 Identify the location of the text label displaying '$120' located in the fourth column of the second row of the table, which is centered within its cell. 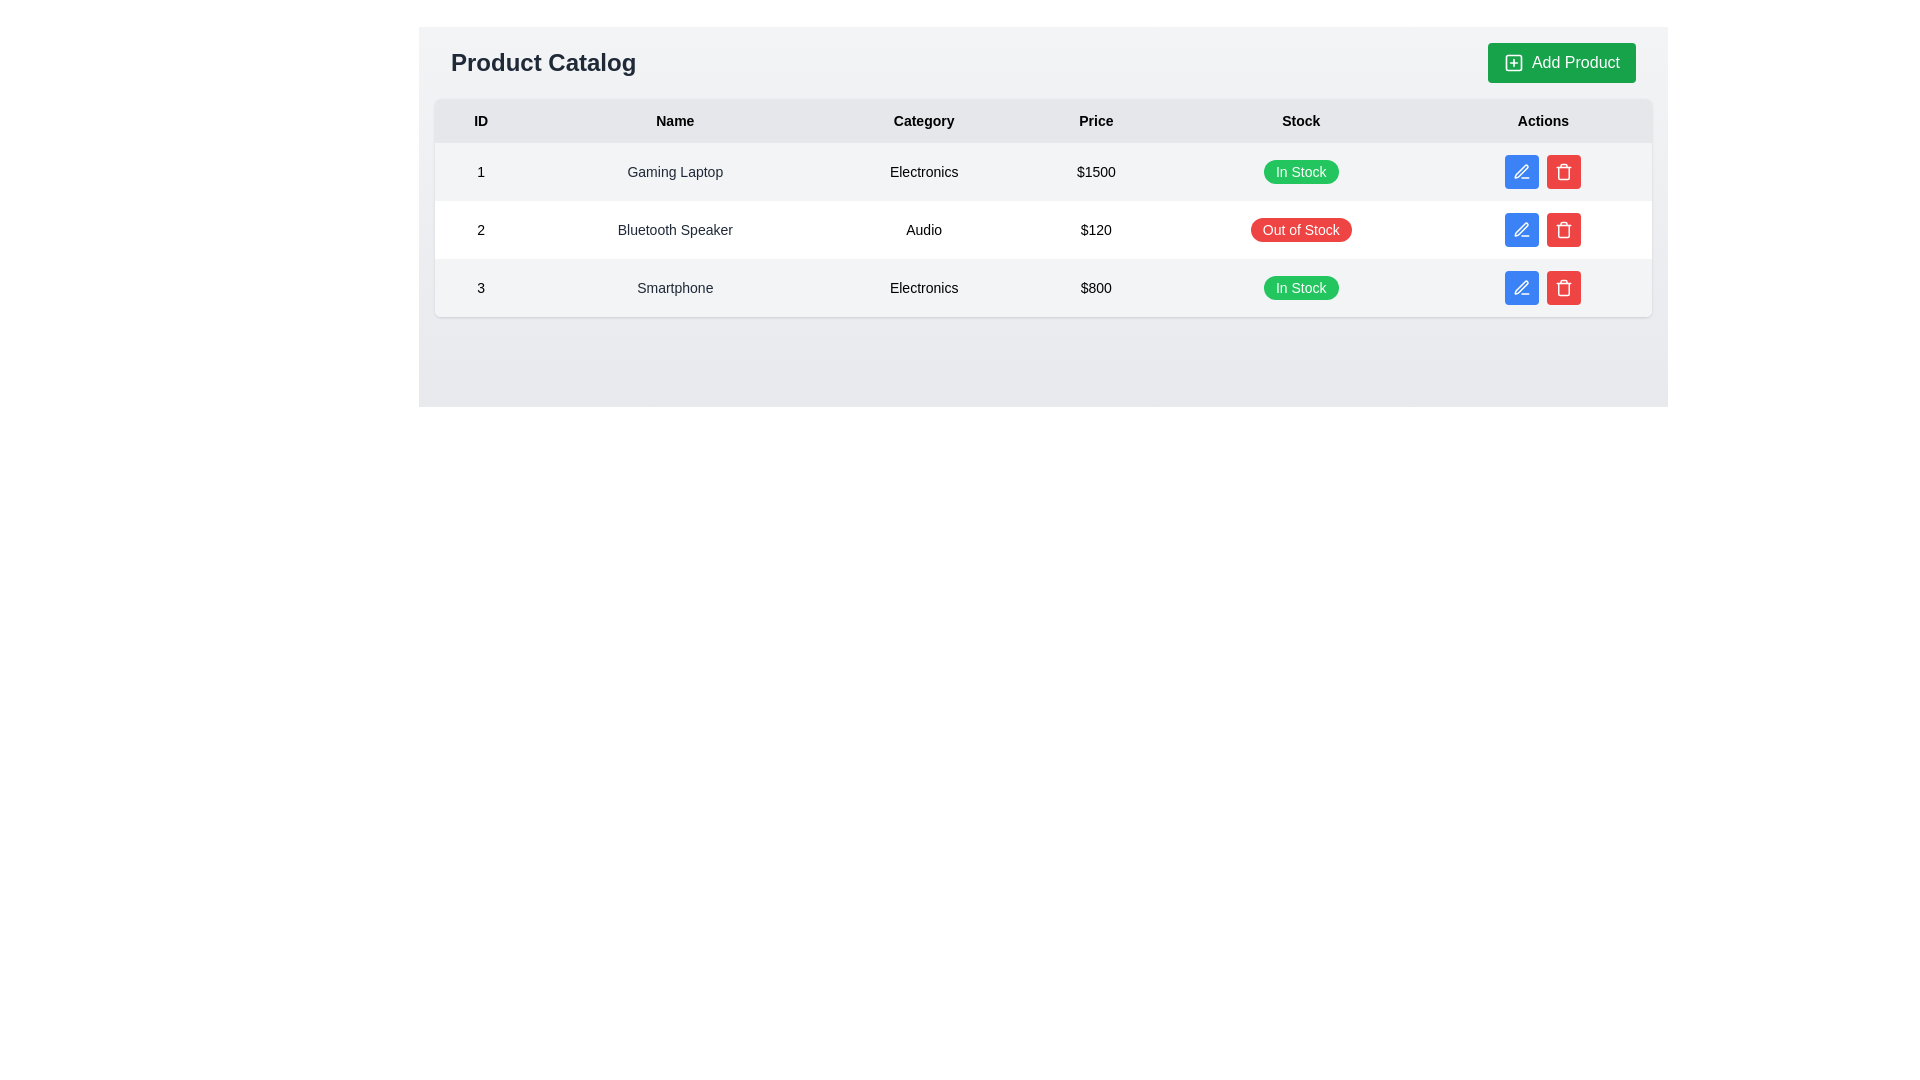
(1095, 229).